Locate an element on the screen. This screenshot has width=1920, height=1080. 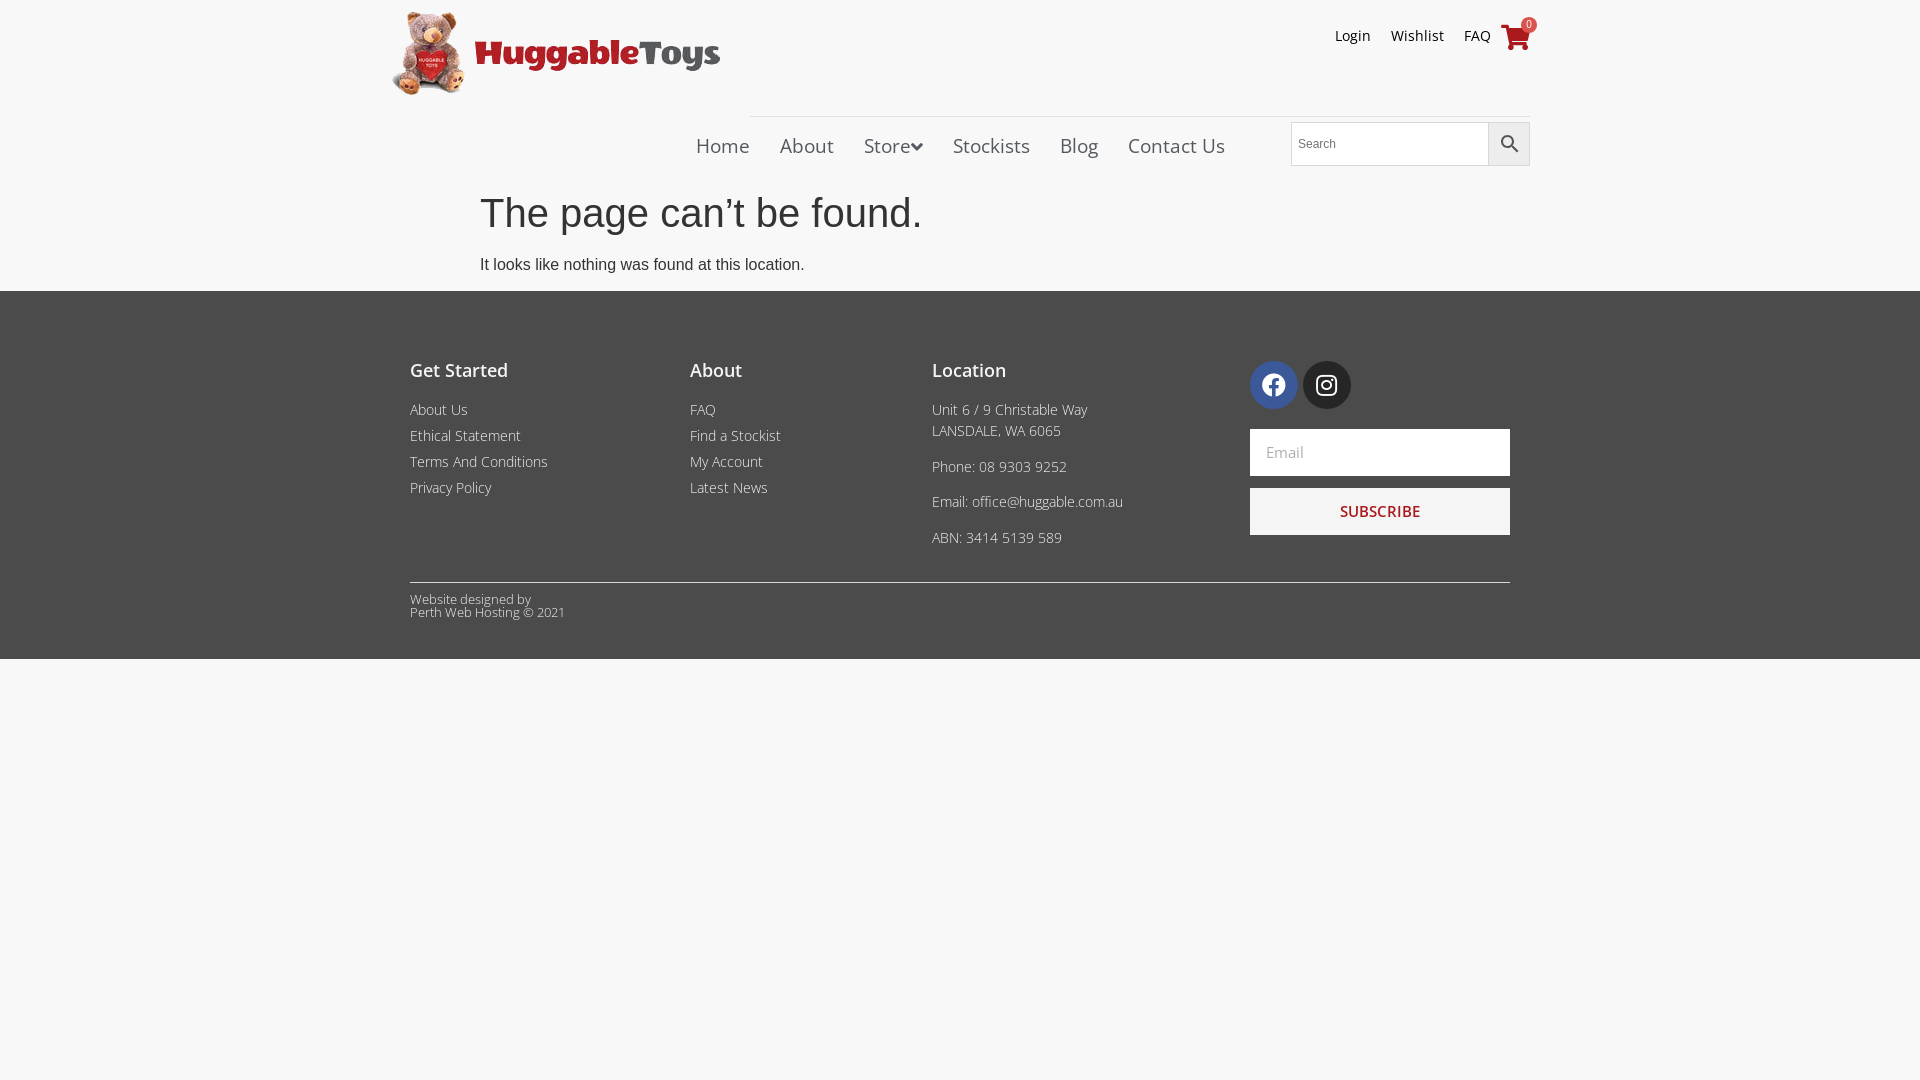
'Store' is located at coordinates (891, 145).